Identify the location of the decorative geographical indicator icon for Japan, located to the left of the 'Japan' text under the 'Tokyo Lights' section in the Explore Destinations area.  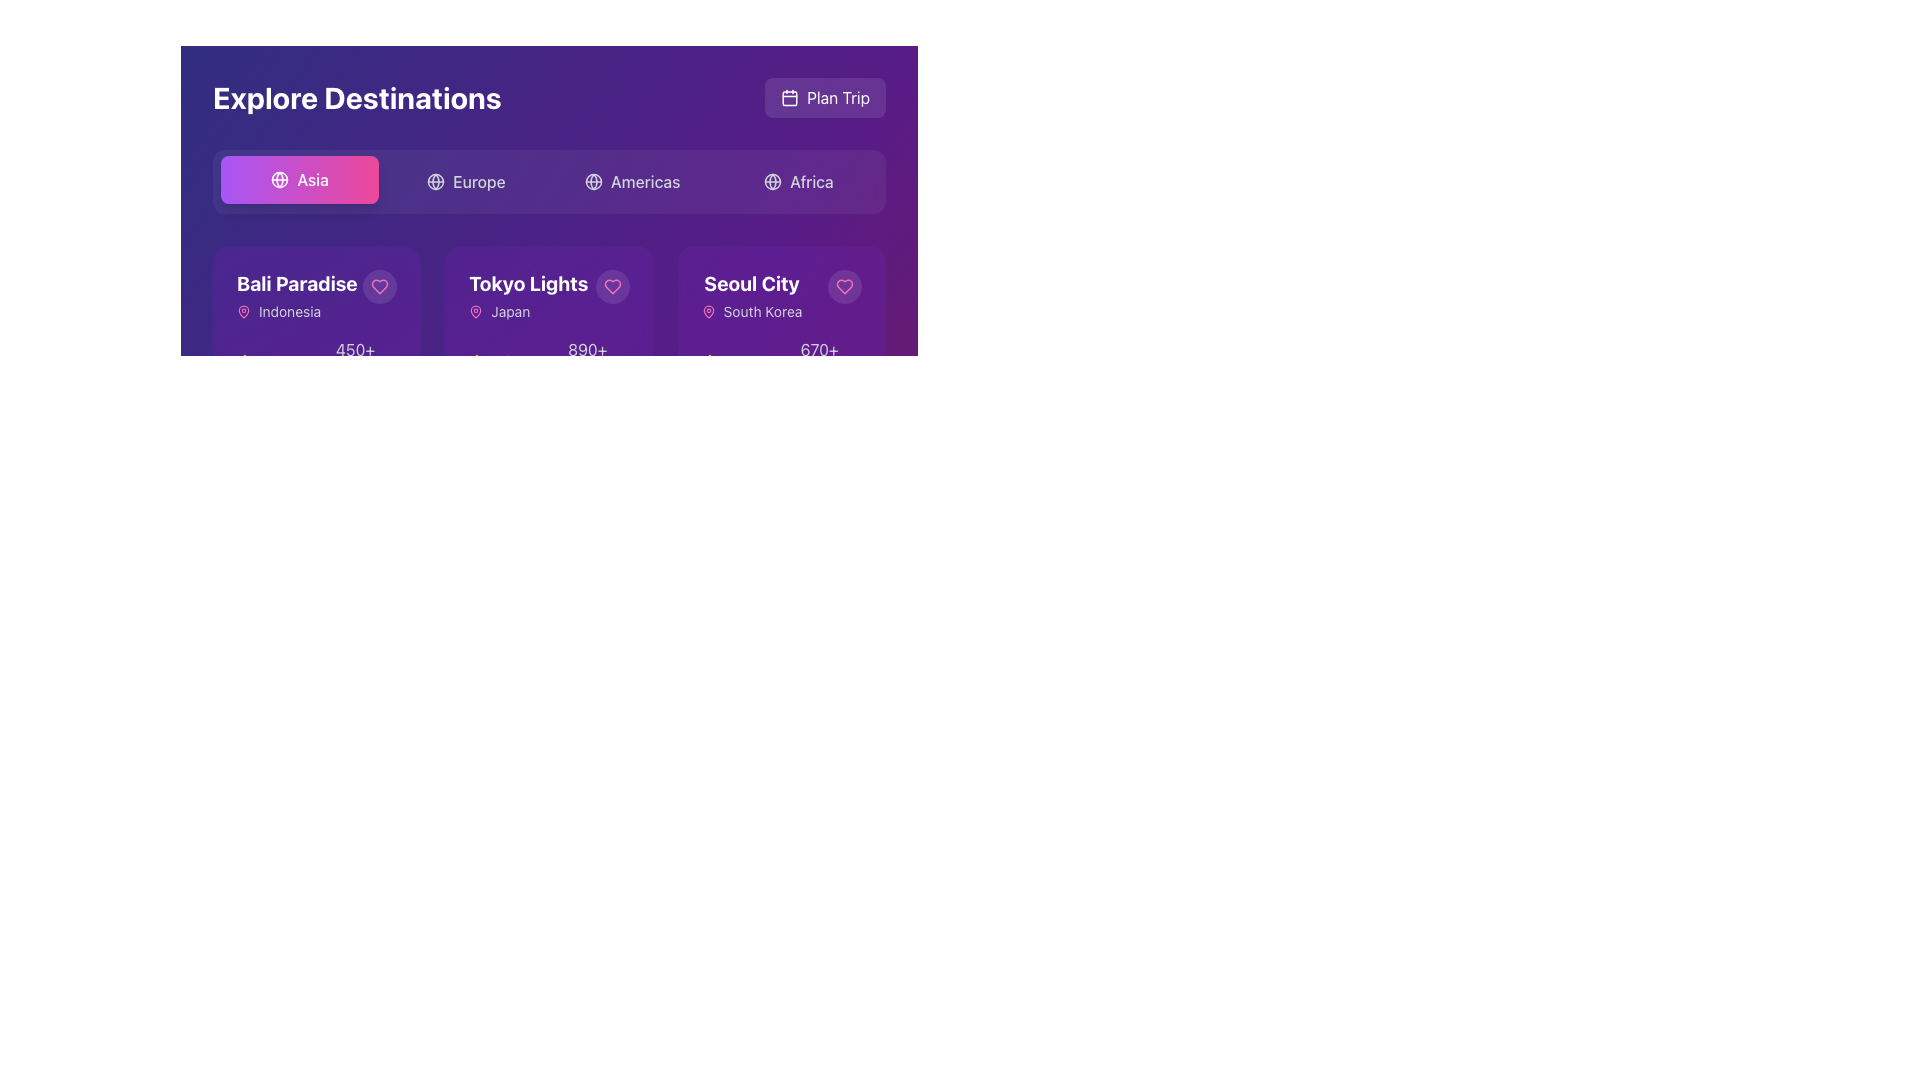
(475, 312).